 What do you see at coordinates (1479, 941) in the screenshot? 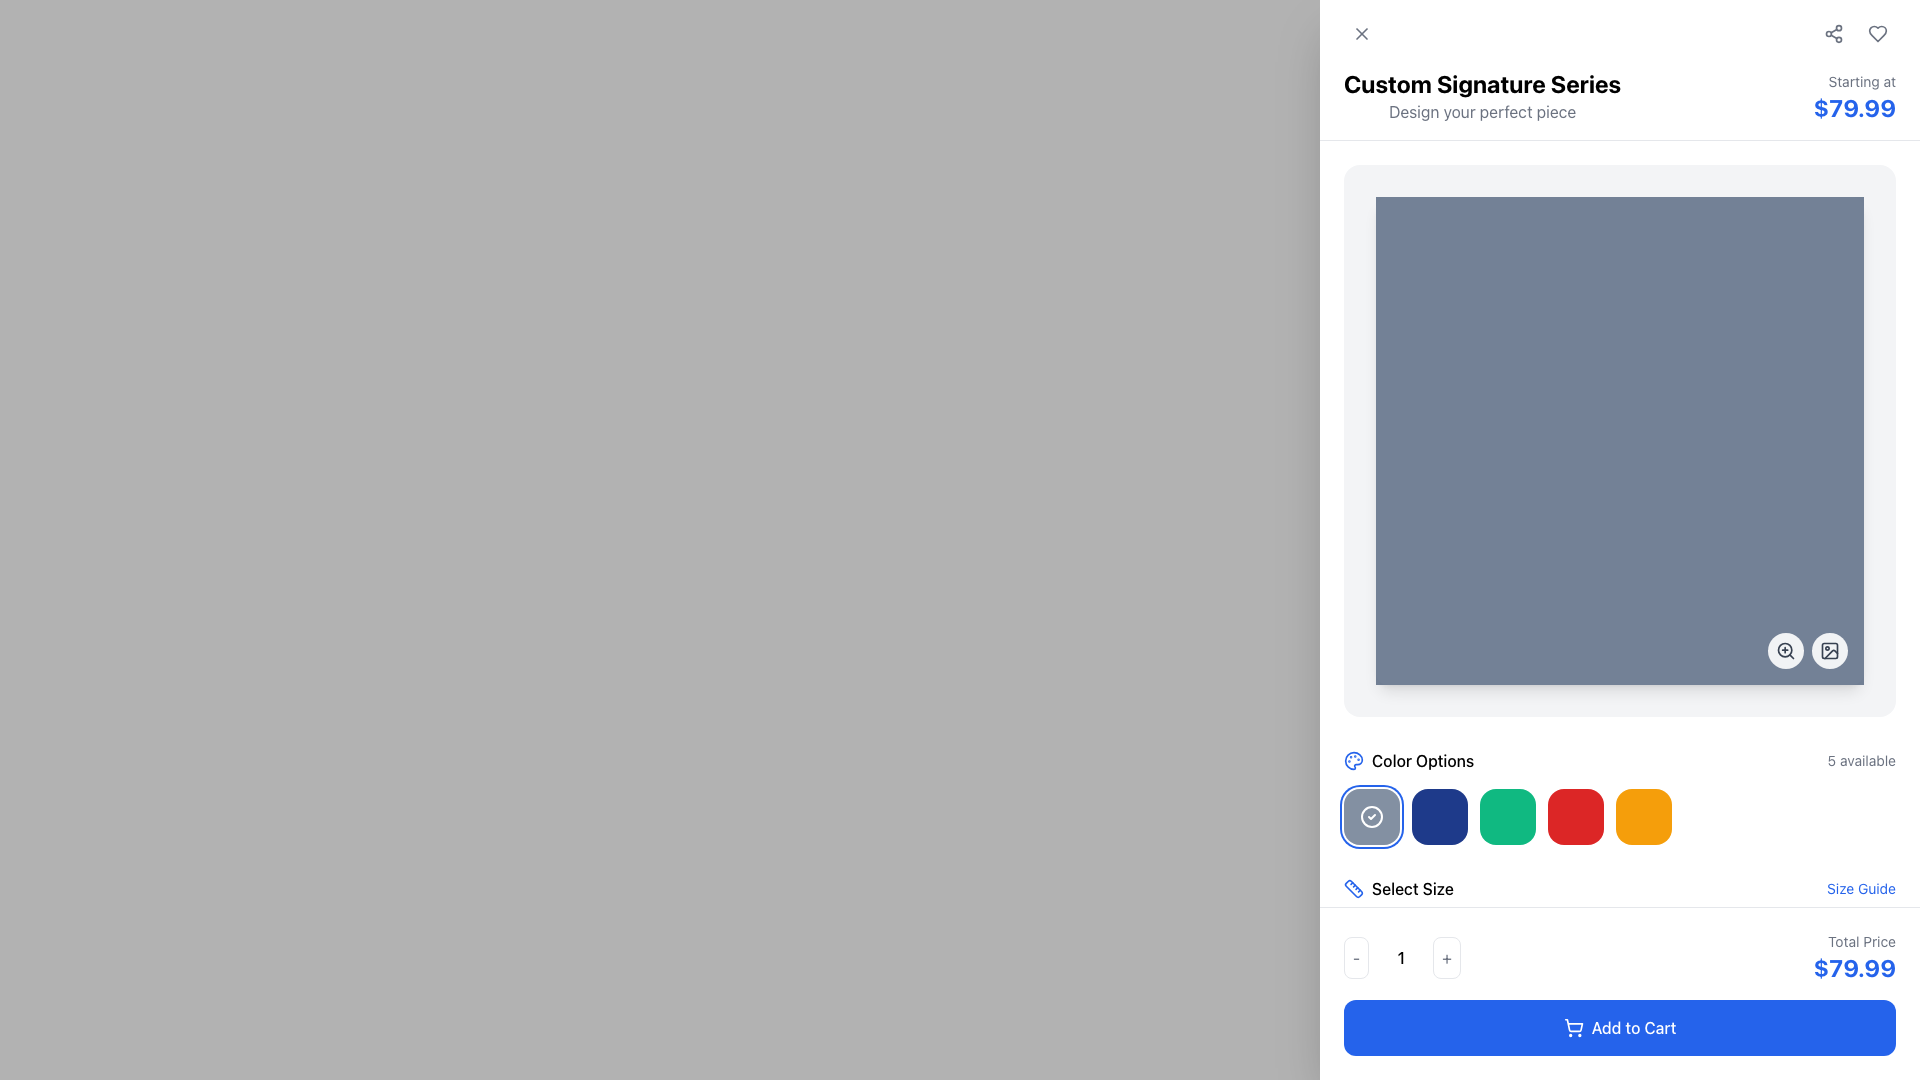
I see `the square button with a light blue background and the letter 'M'` at bounding box center [1479, 941].